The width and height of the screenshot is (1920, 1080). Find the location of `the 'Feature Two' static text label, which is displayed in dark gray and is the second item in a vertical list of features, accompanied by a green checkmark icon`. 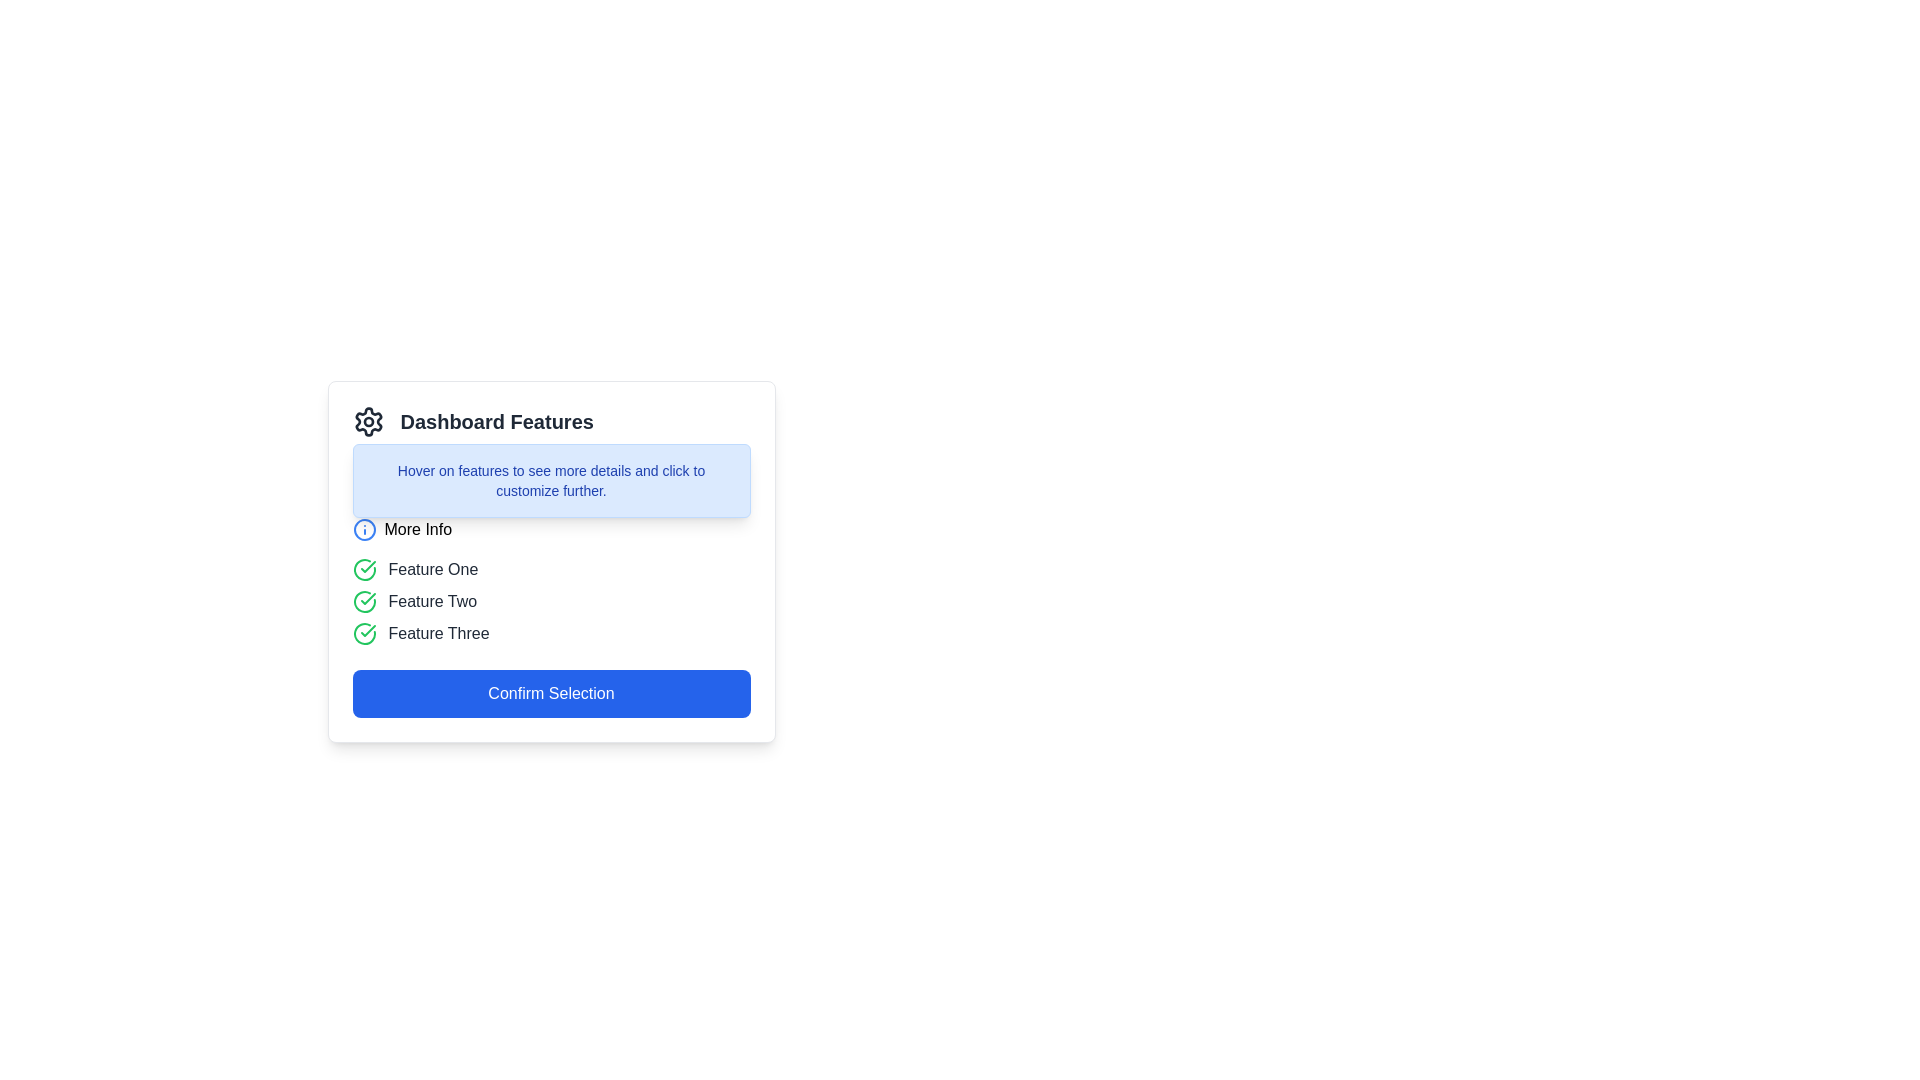

the 'Feature Two' static text label, which is displayed in dark gray and is the second item in a vertical list of features, accompanied by a green checkmark icon is located at coordinates (431, 600).